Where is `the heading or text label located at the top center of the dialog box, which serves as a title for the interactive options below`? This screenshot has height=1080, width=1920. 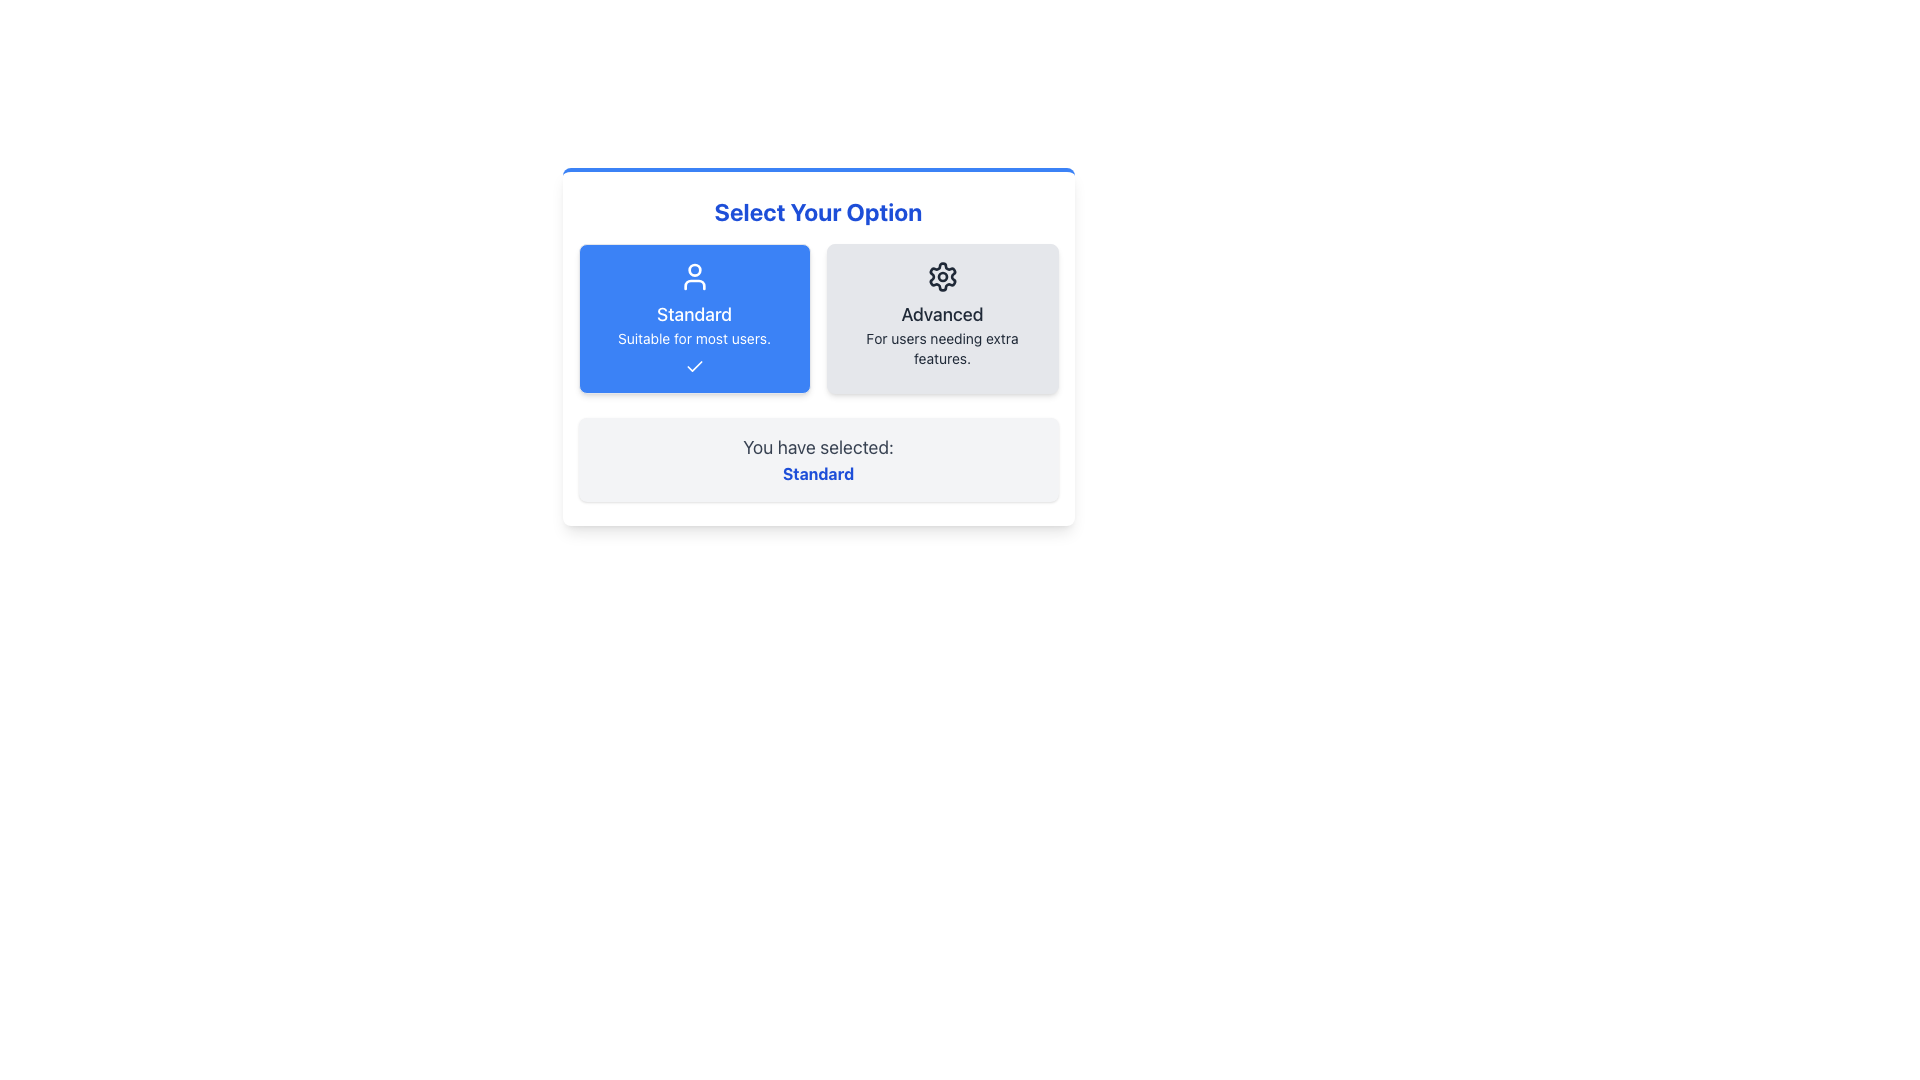 the heading or text label located at the top center of the dialog box, which serves as a title for the interactive options below is located at coordinates (818, 212).